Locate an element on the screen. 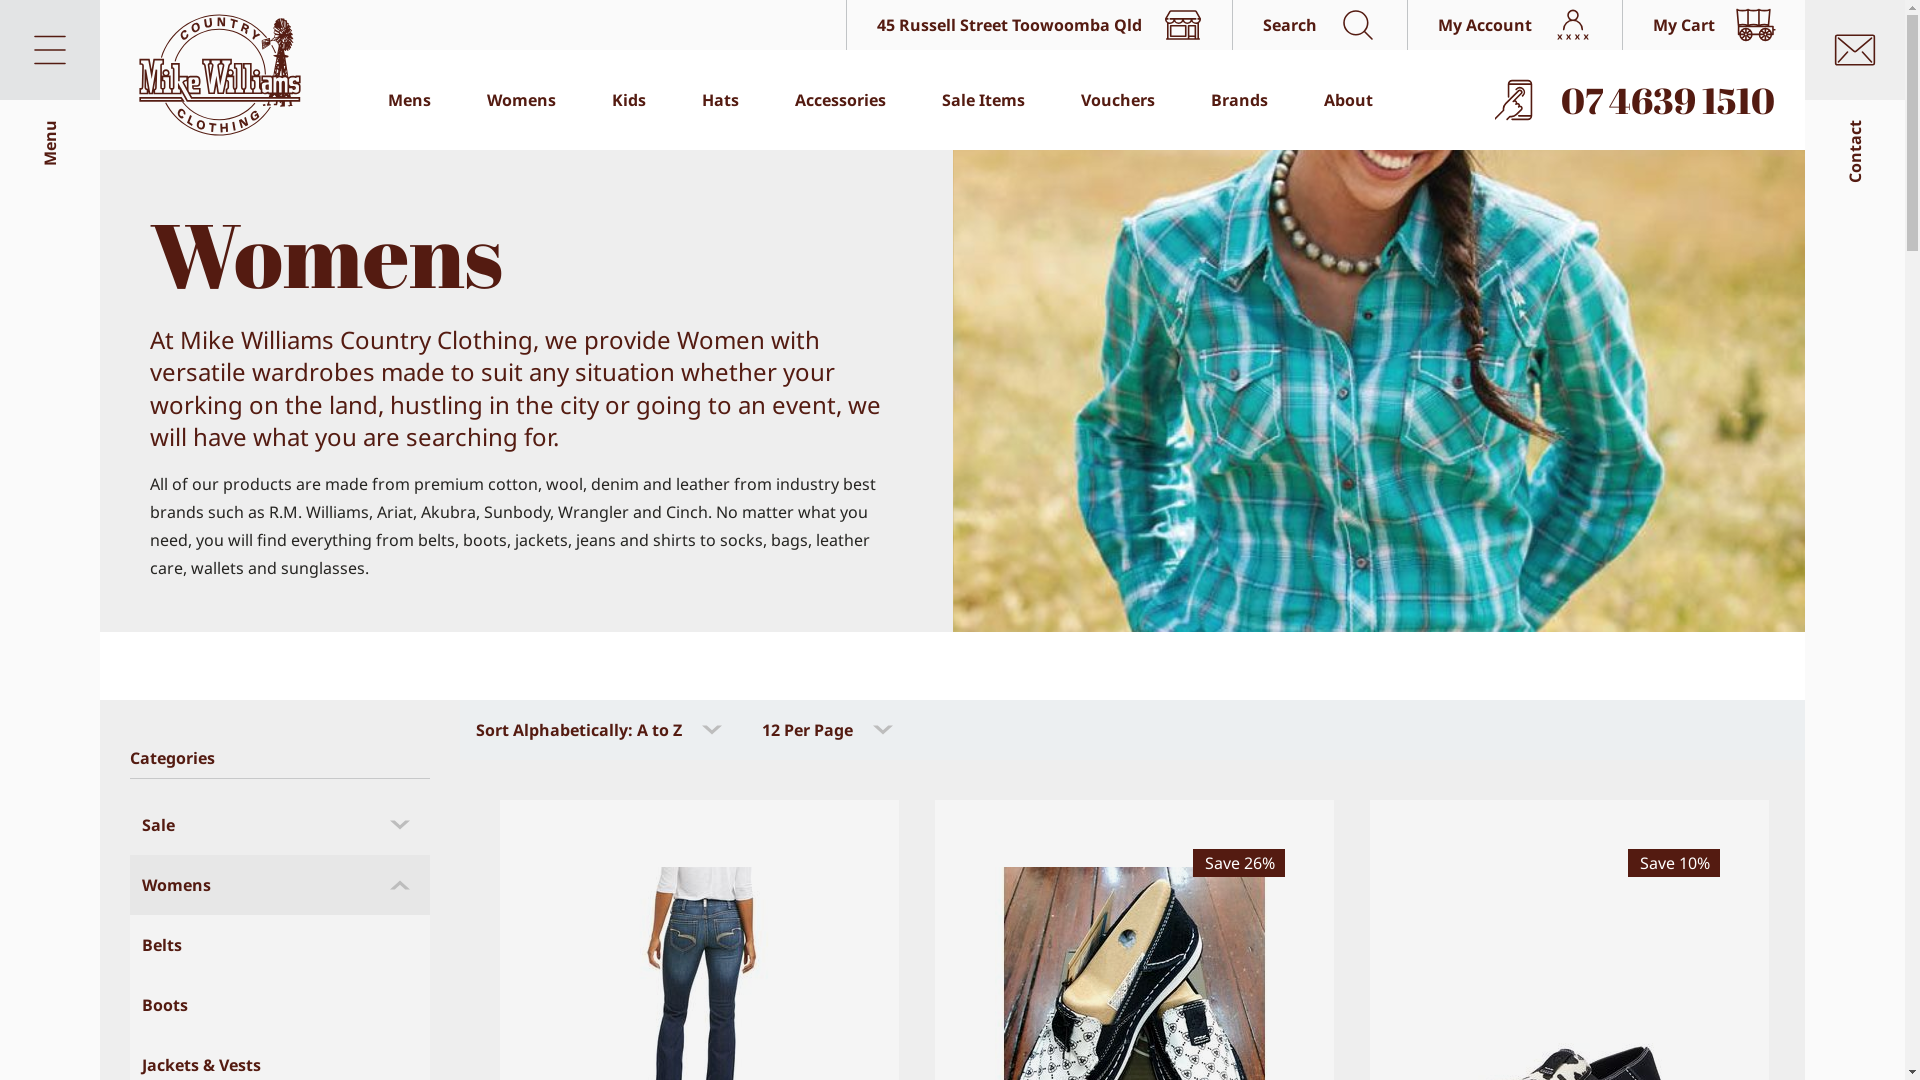 This screenshot has width=1920, height=1080. 'My Account' is located at coordinates (1405, 24).